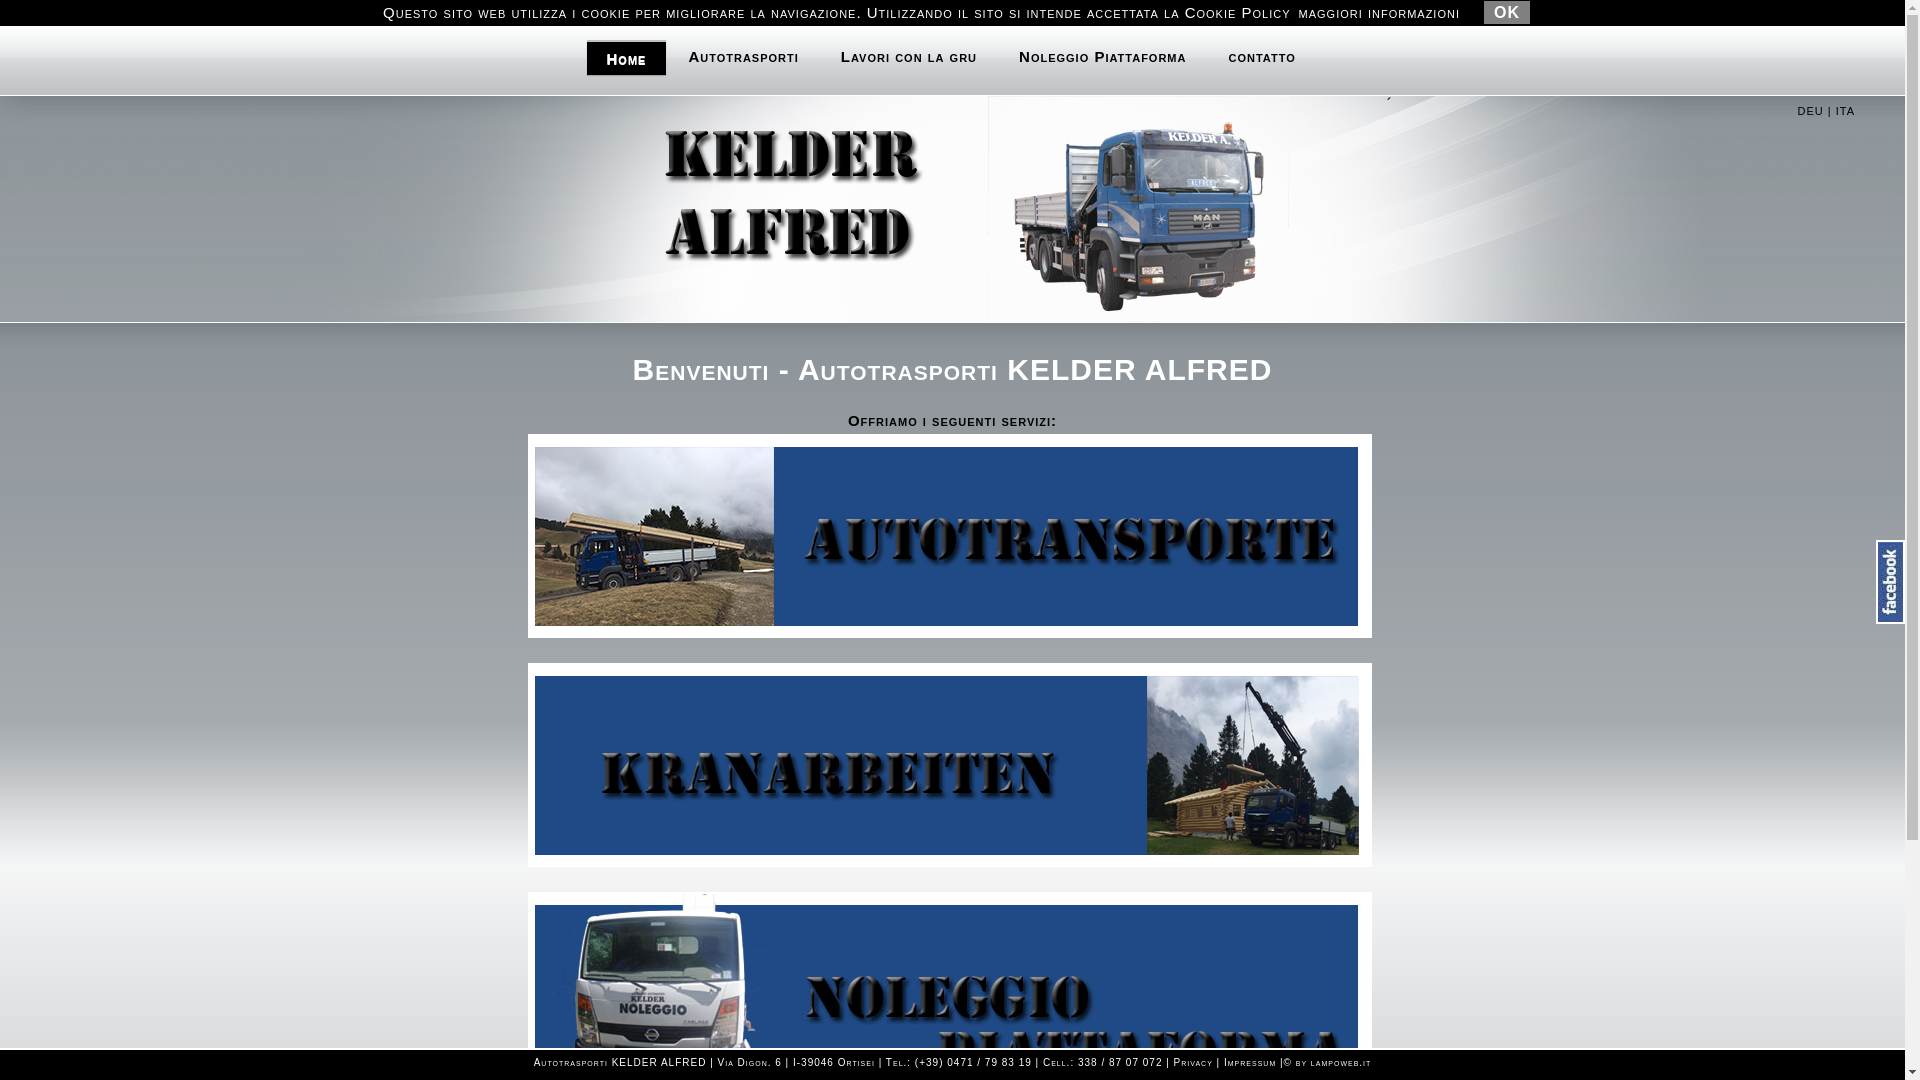 Image resolution: width=1920 pixels, height=1080 pixels. Describe the element at coordinates (742, 55) in the screenshot. I see `'Autotrasporti'` at that location.